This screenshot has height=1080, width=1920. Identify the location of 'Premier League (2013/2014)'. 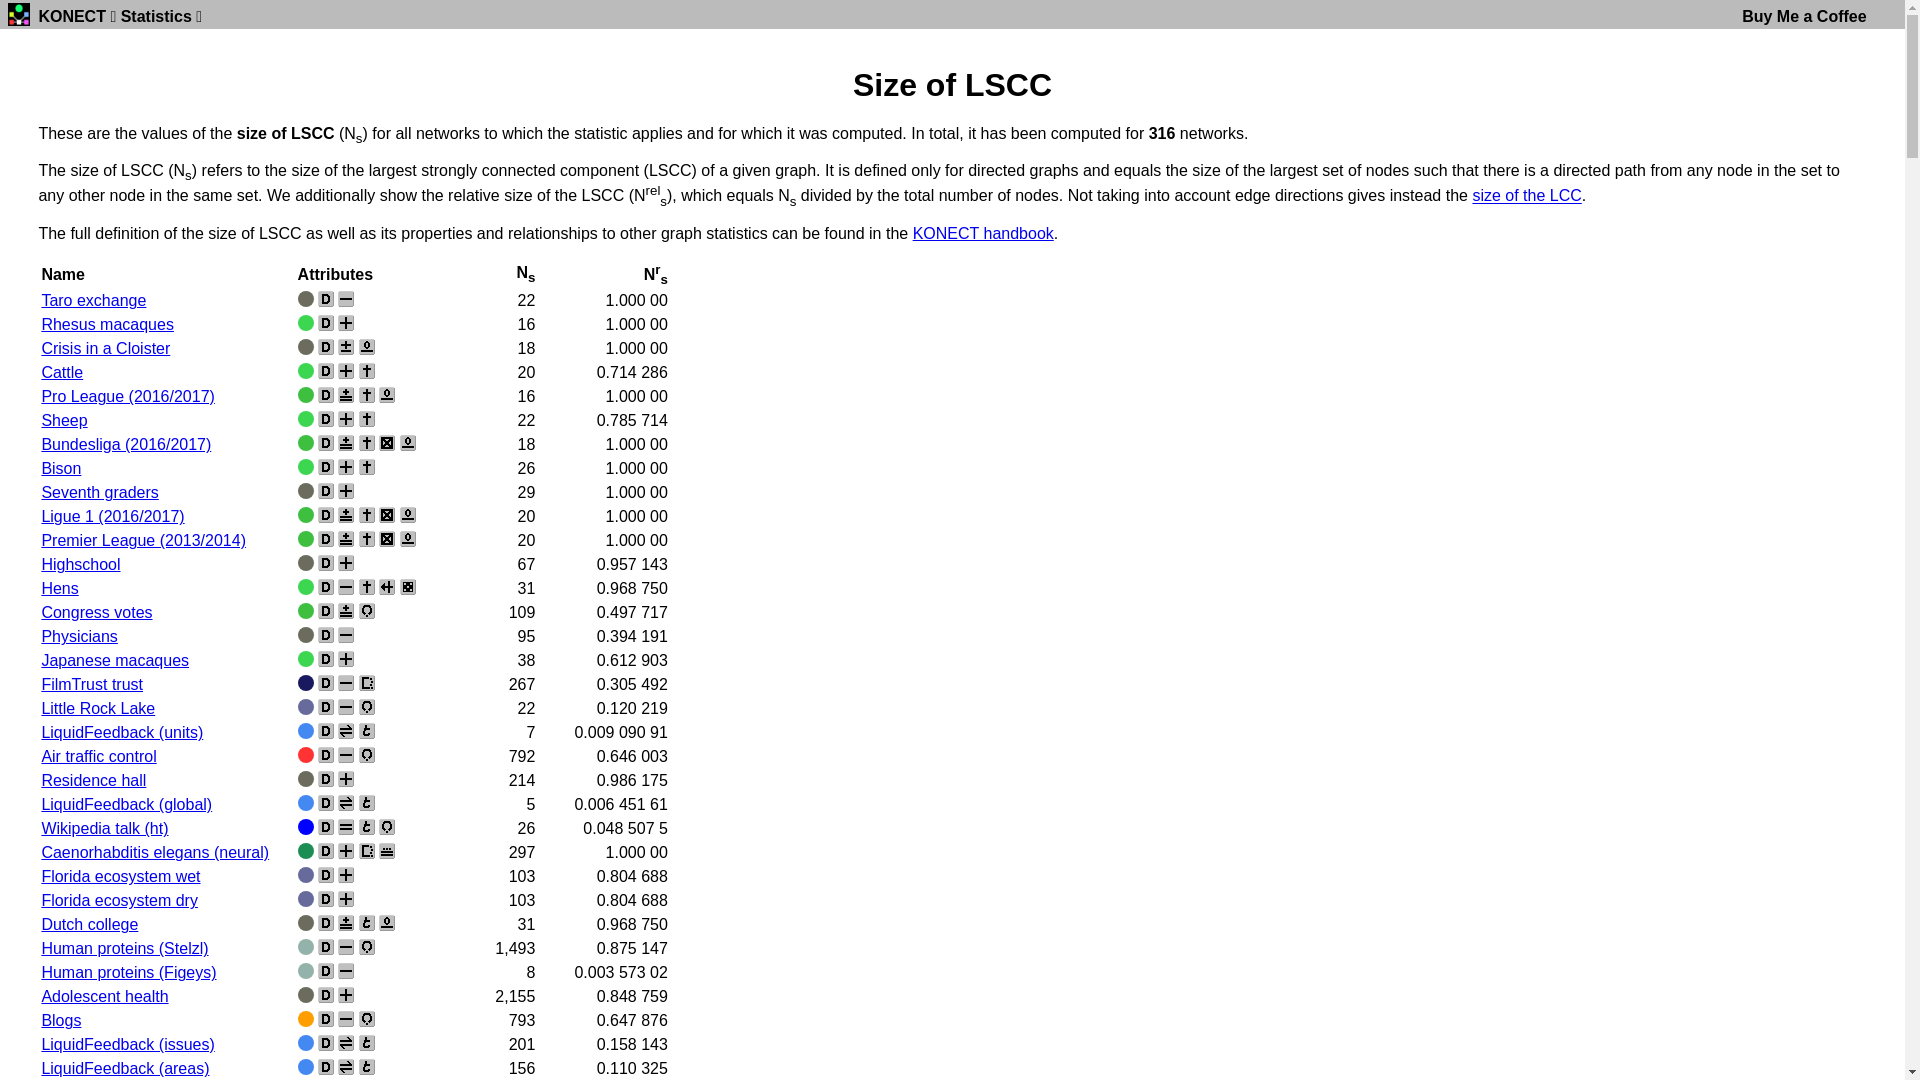
(142, 540).